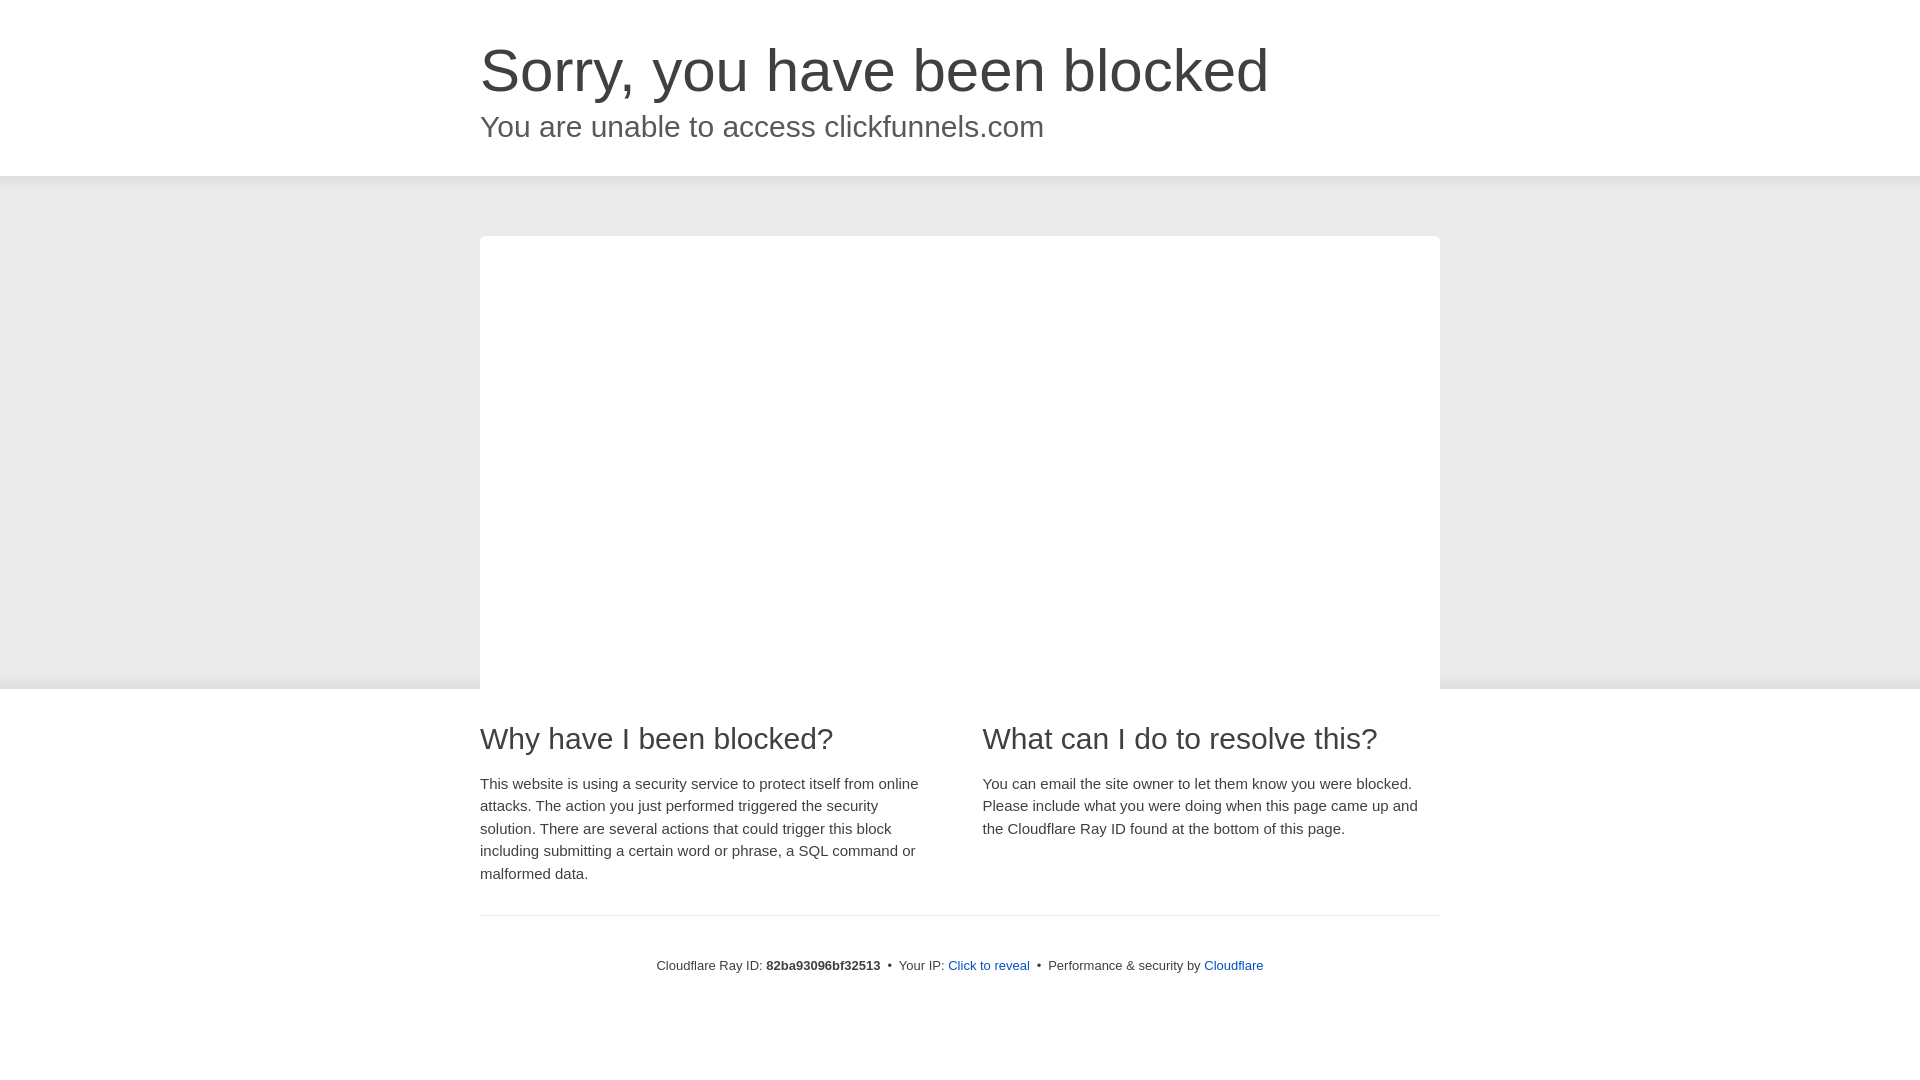  What do you see at coordinates (1232, 964) in the screenshot?
I see `'Cloudflare'` at bounding box center [1232, 964].